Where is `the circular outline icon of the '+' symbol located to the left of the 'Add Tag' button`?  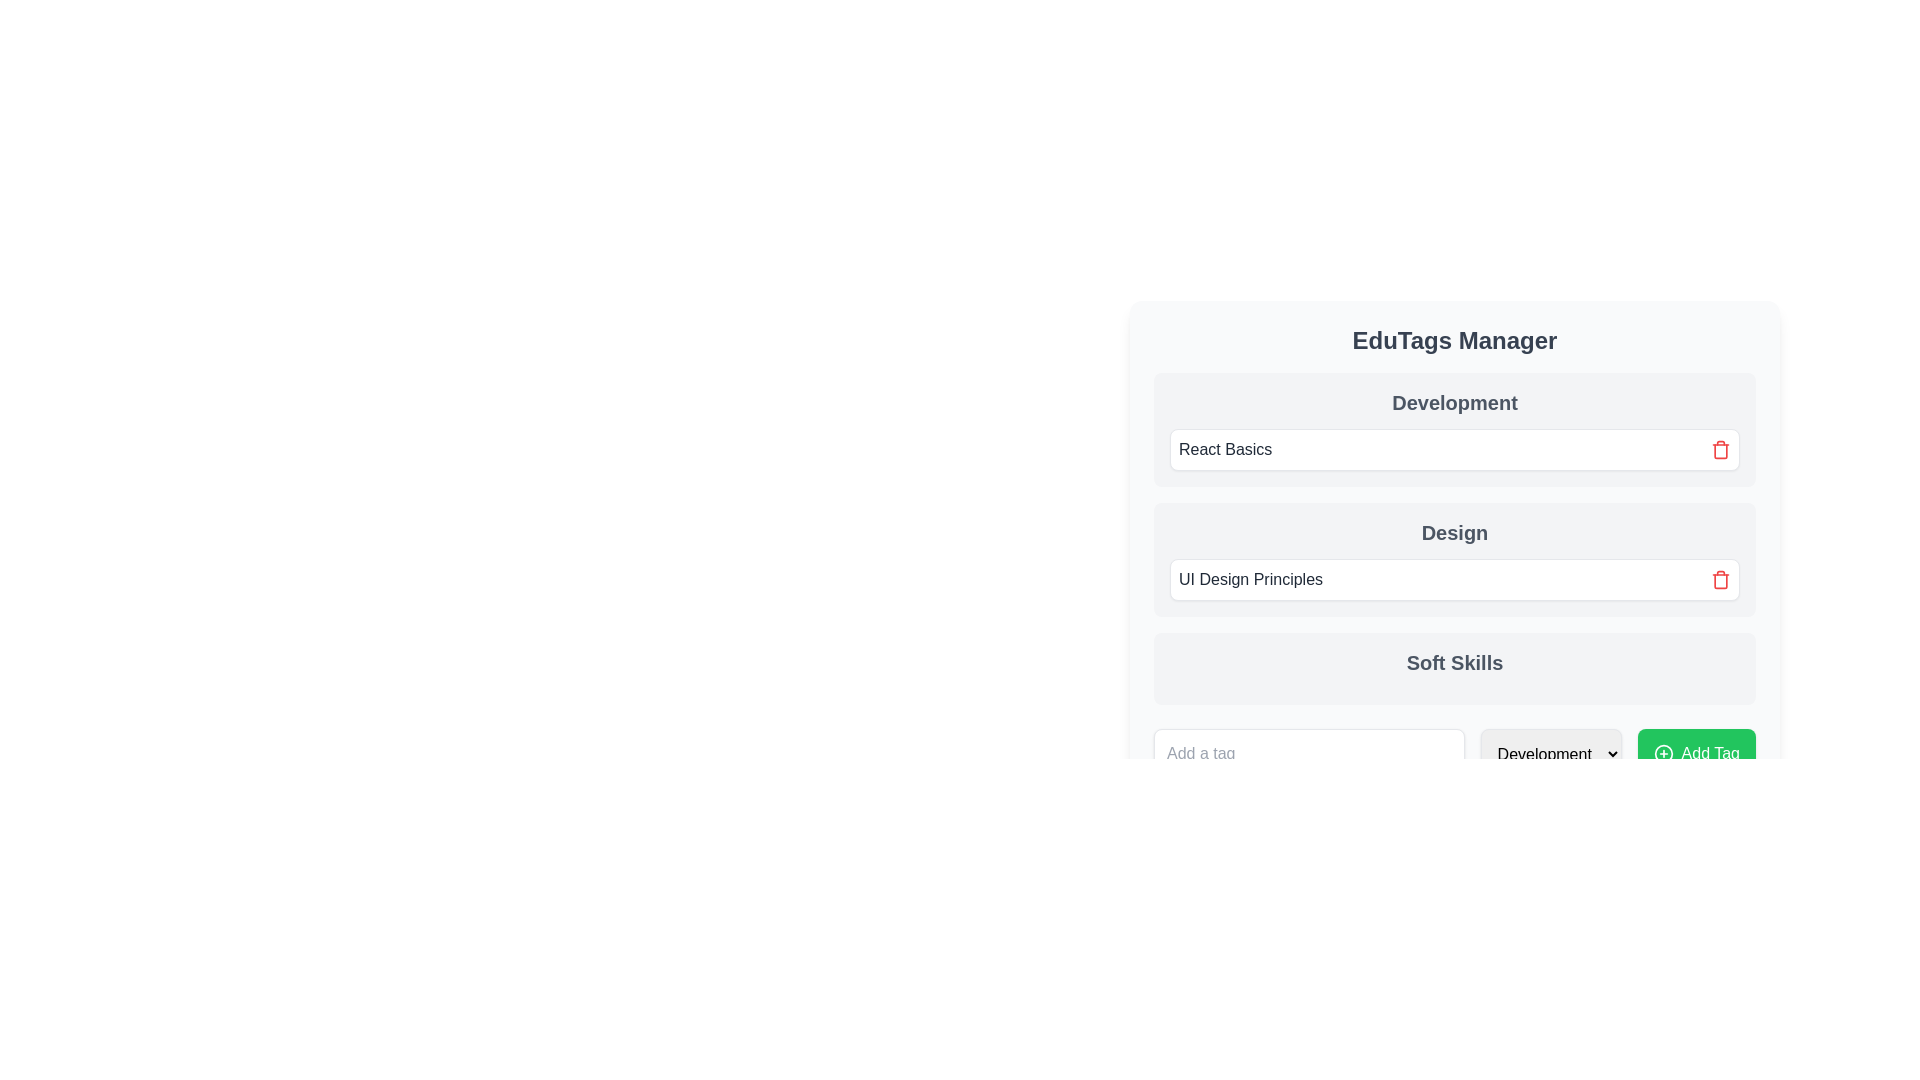 the circular outline icon of the '+' symbol located to the left of the 'Add Tag' button is located at coordinates (1663, 753).